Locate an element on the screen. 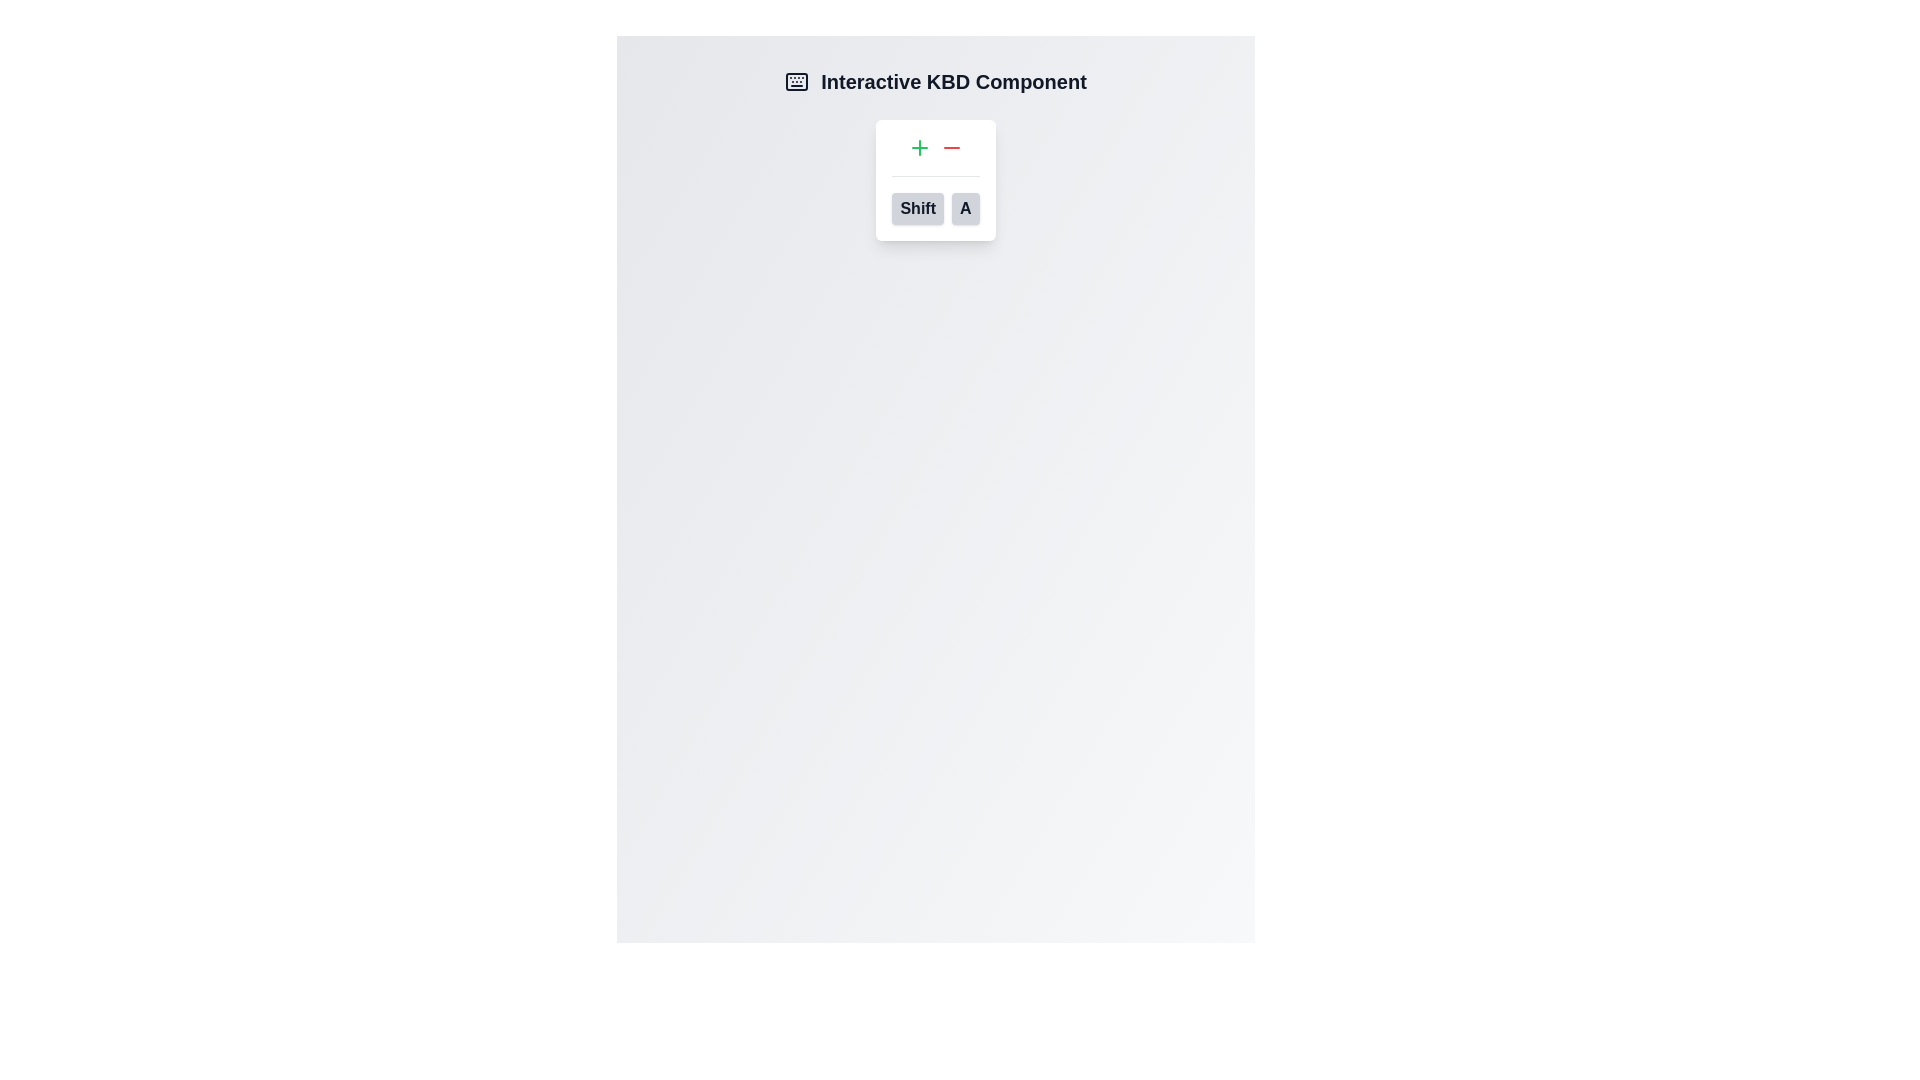 The height and width of the screenshot is (1080, 1920). the green plus icon button located at the top left corner of the card is located at coordinates (919, 146).